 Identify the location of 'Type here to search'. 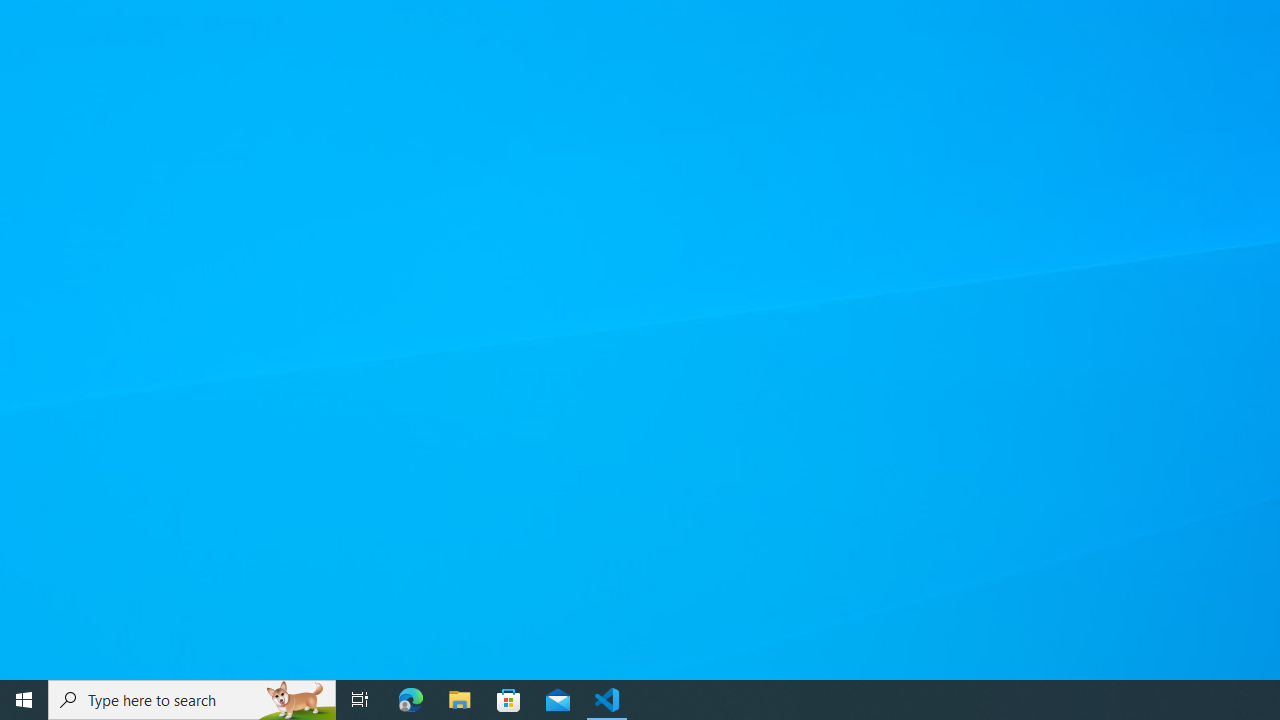
(192, 698).